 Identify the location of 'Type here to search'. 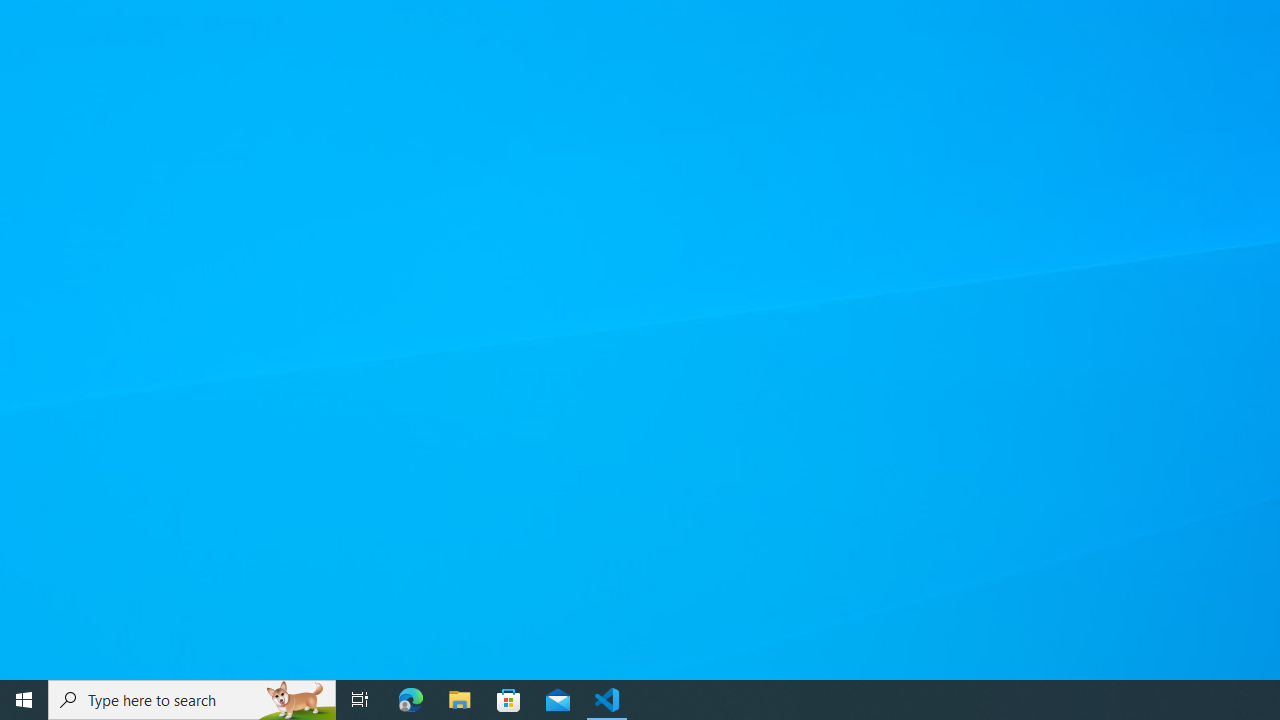
(192, 698).